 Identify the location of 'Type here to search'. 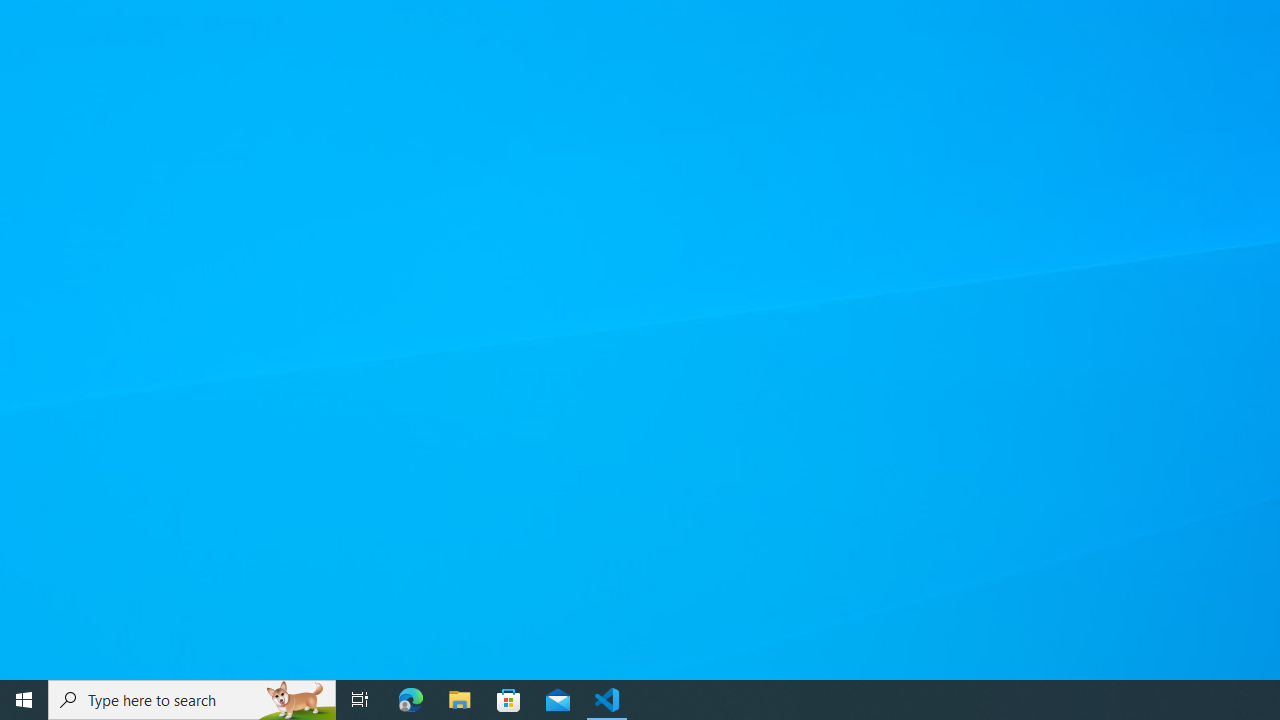
(192, 698).